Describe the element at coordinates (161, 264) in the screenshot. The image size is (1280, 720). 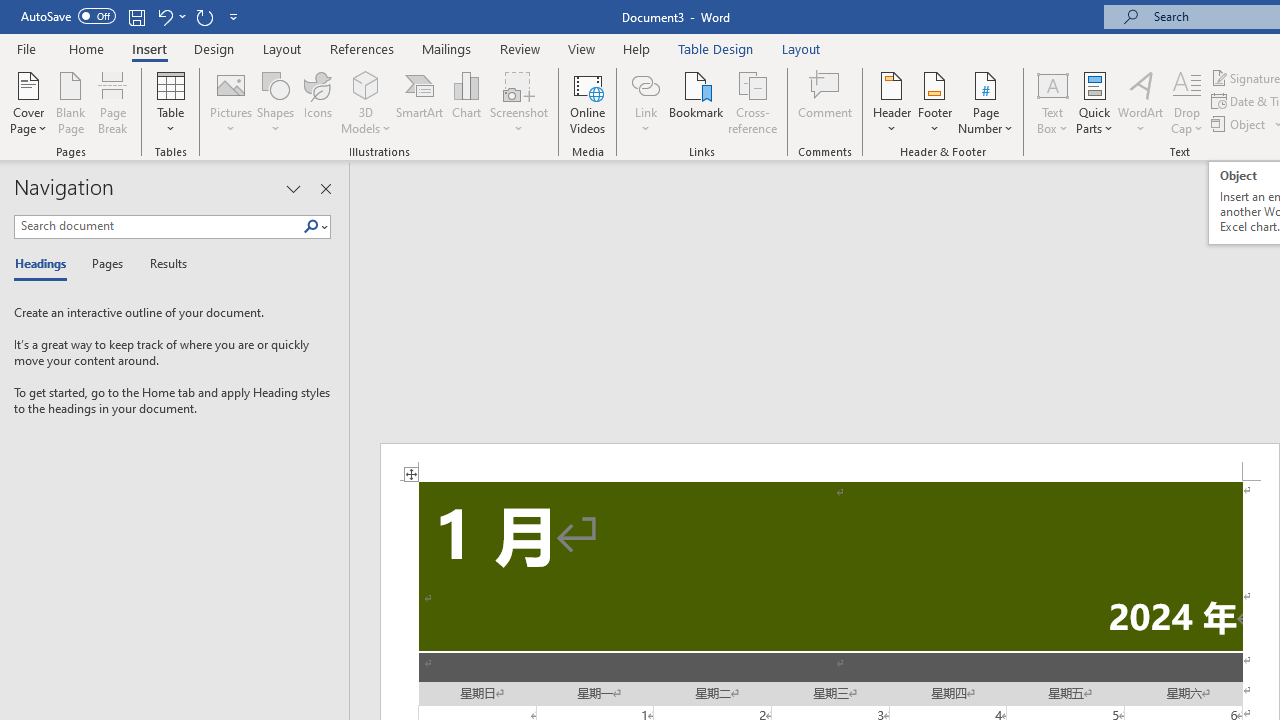
I see `'Results'` at that location.